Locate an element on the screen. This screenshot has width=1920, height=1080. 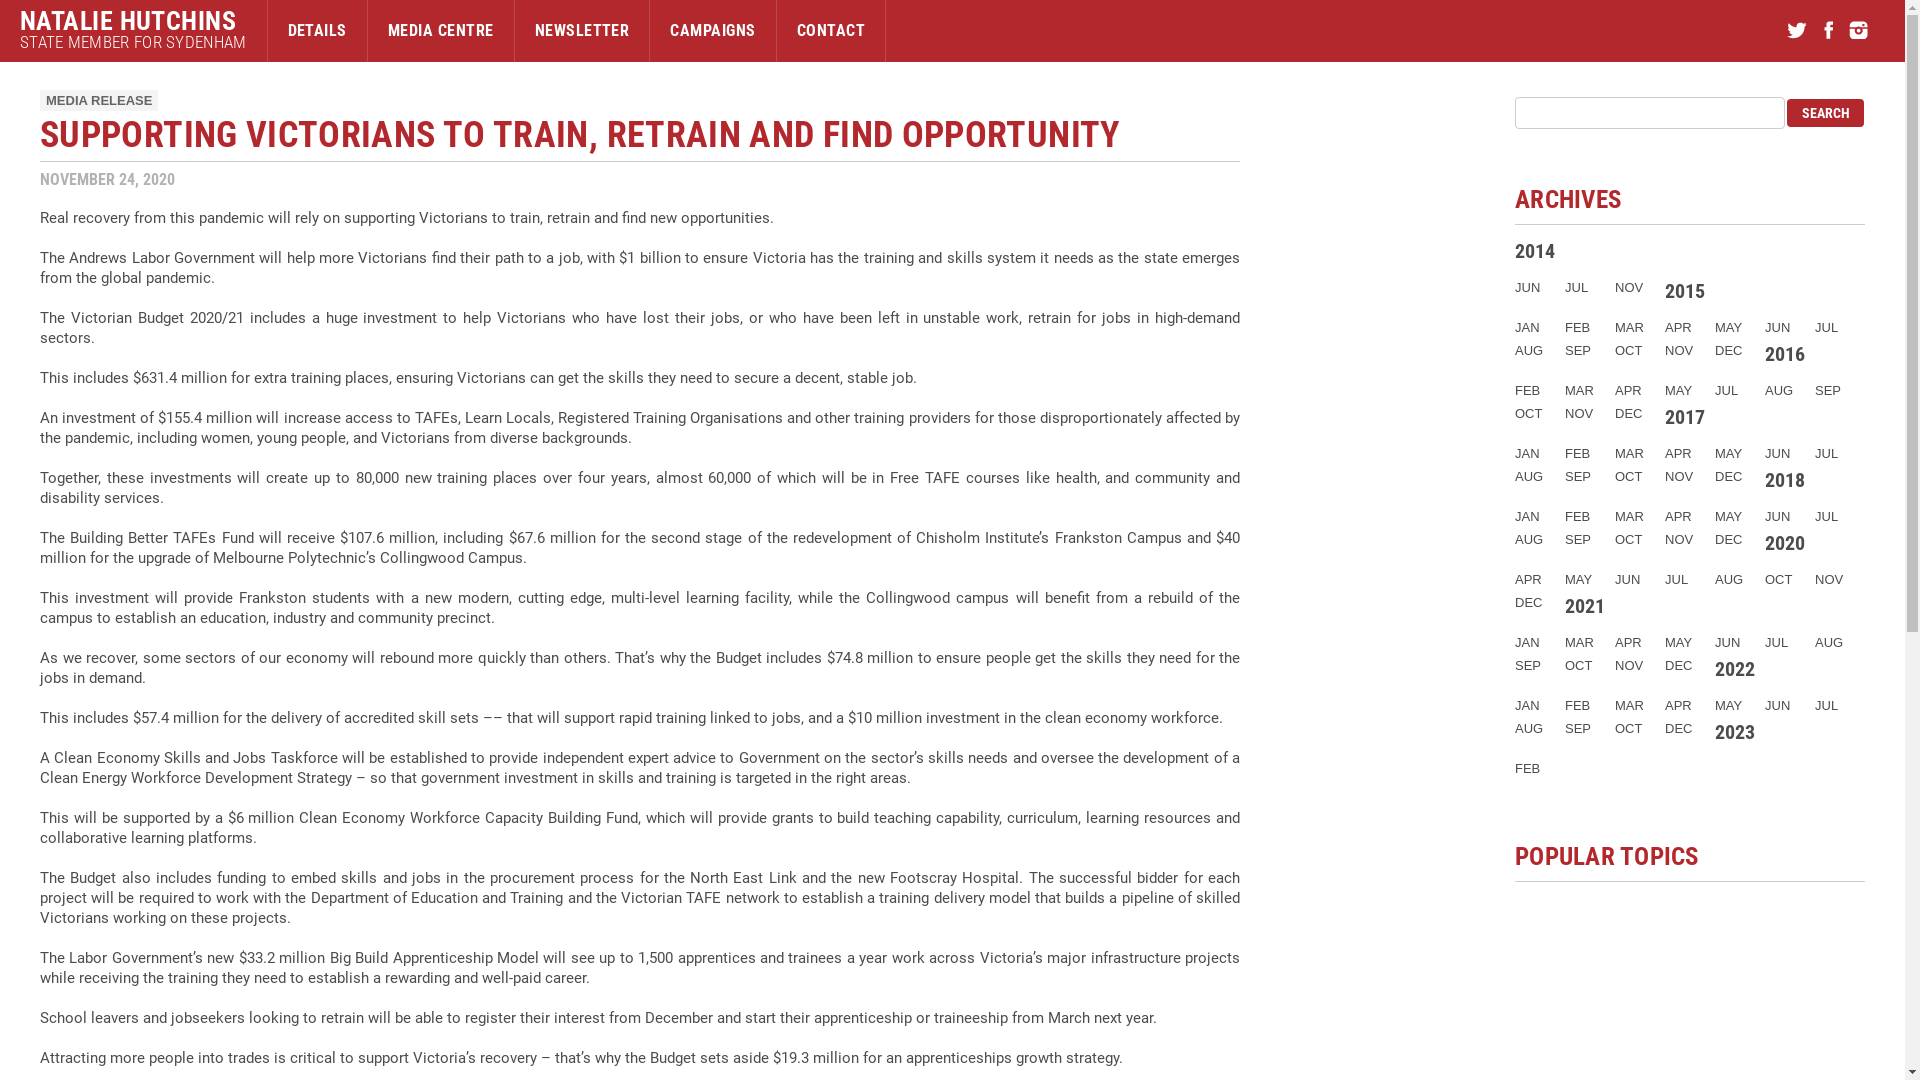
'2014' is located at coordinates (1534, 249).